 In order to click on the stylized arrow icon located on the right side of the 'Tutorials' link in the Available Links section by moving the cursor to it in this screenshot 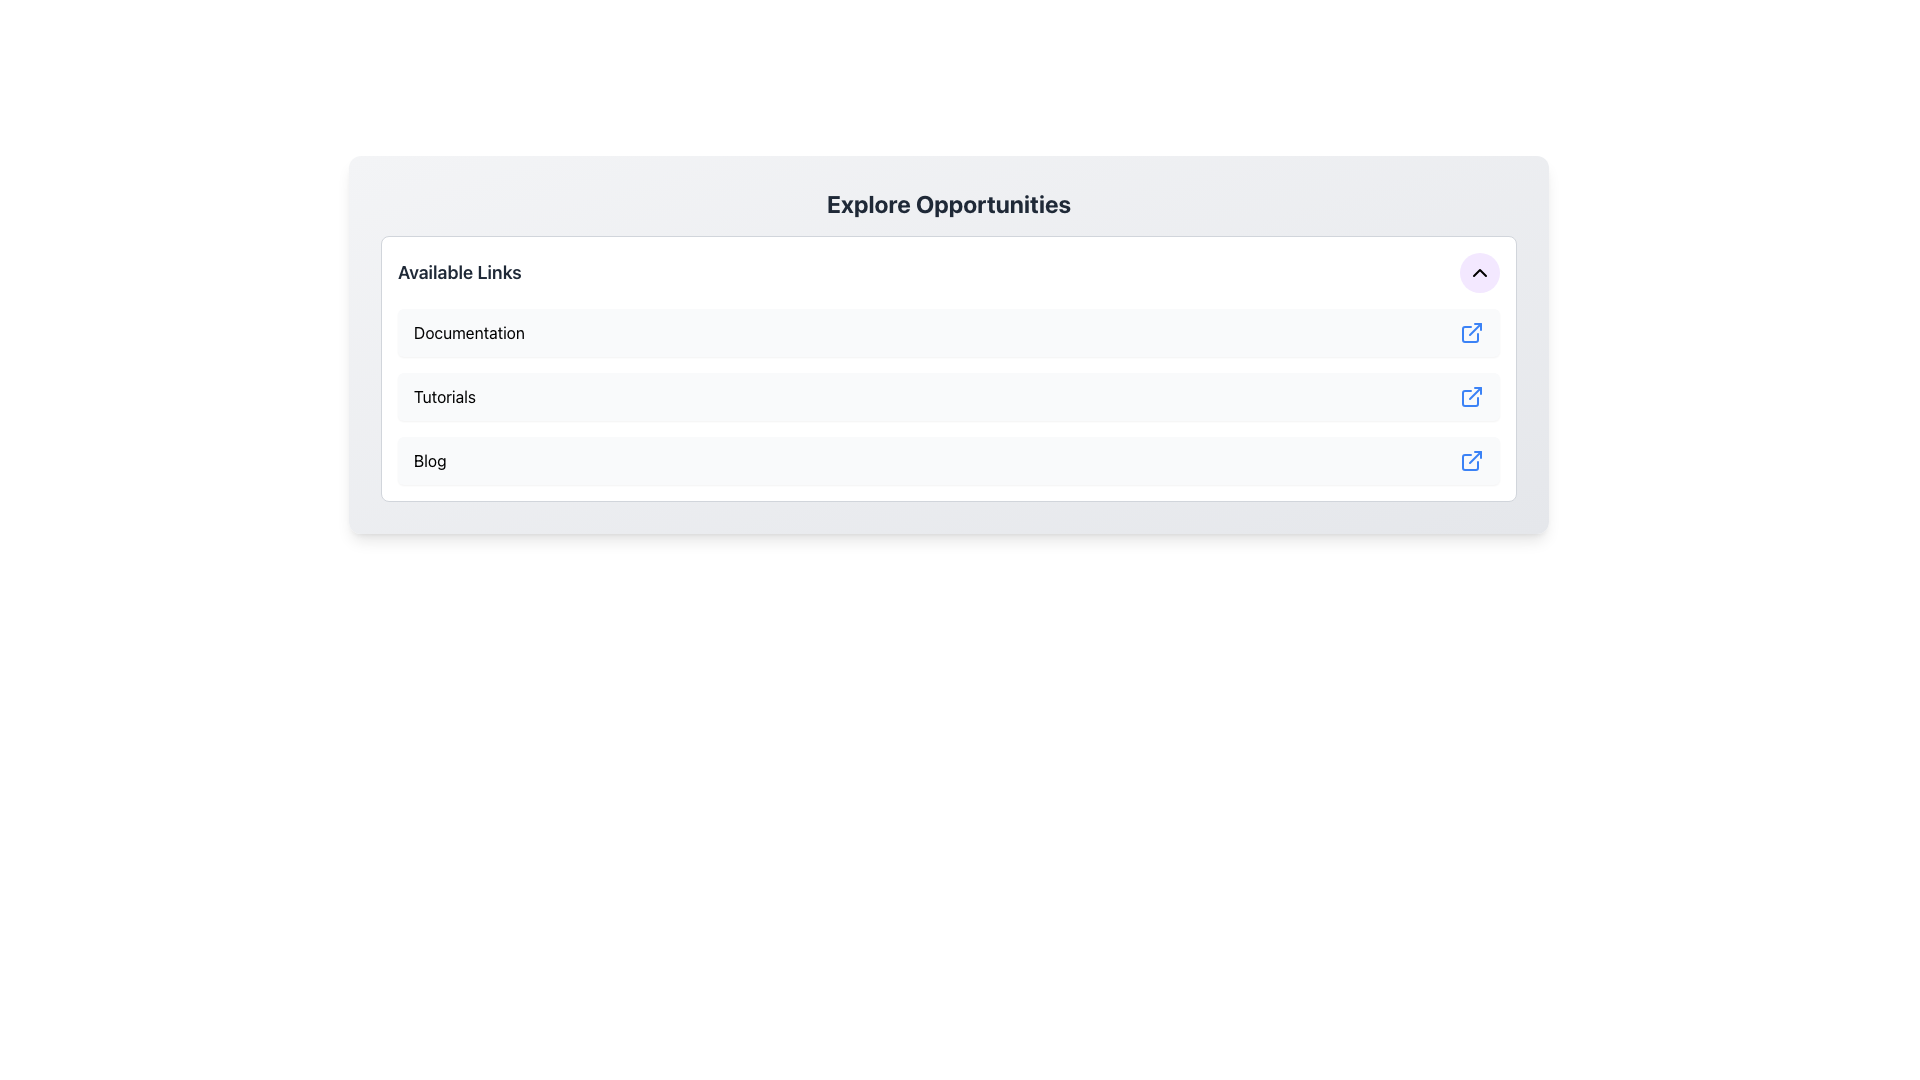, I will do `click(1475, 393)`.